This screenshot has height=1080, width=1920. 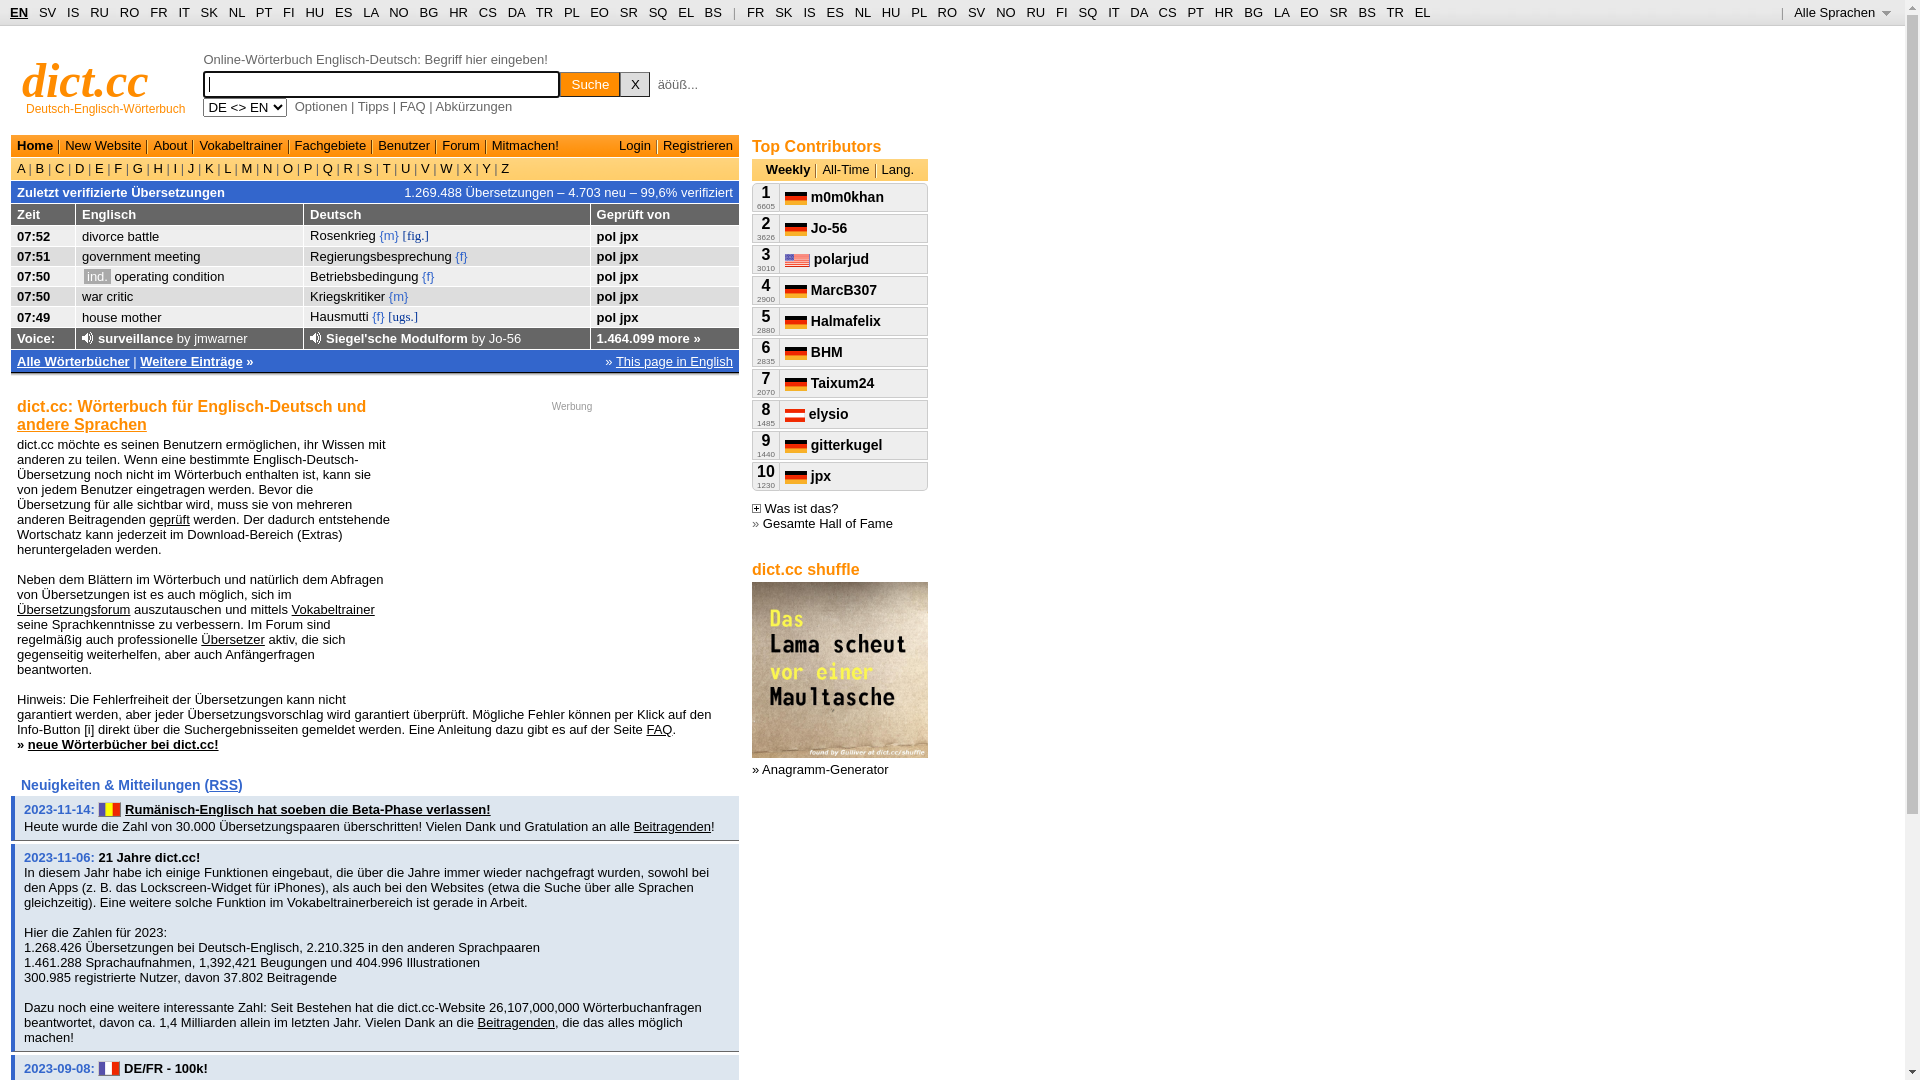 I want to click on 'New Website', so click(x=101, y=144).